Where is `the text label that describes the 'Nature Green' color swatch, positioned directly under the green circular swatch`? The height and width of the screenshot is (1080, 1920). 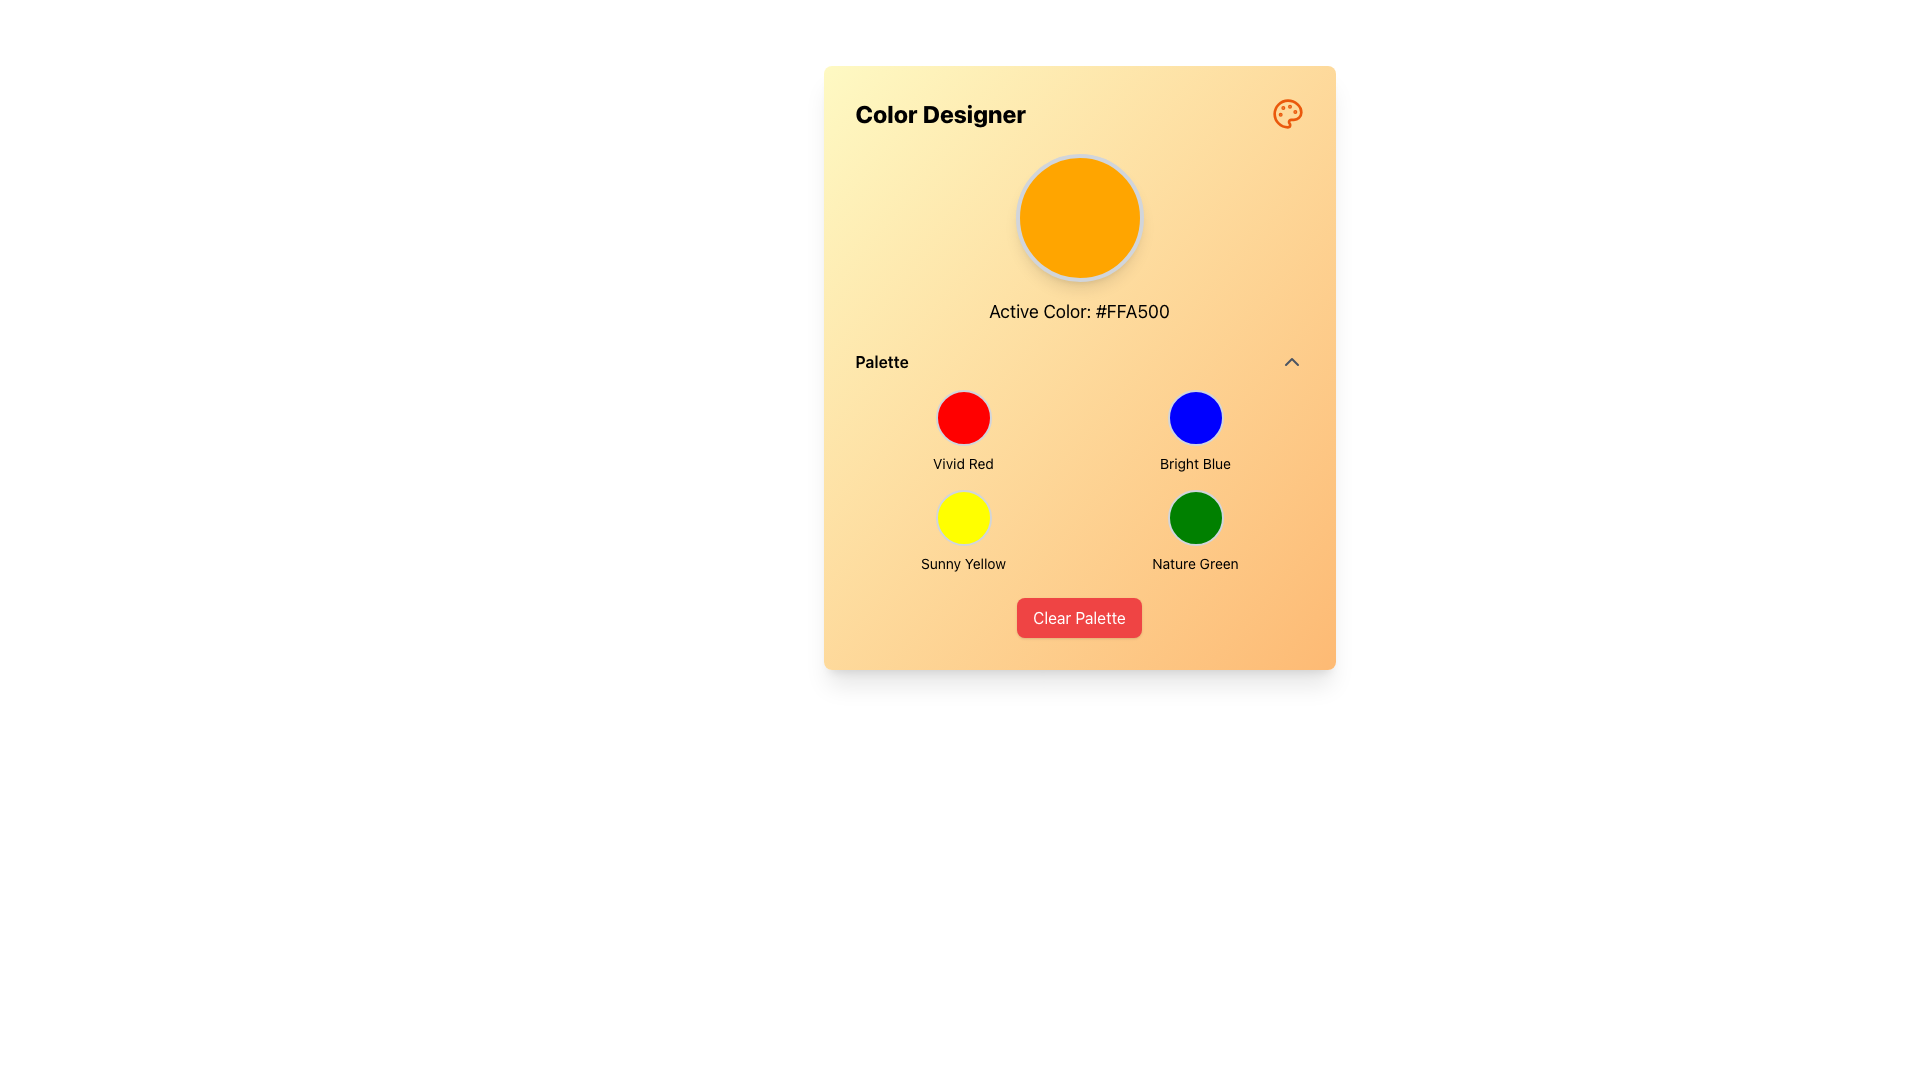 the text label that describes the 'Nature Green' color swatch, positioned directly under the green circular swatch is located at coordinates (1195, 563).